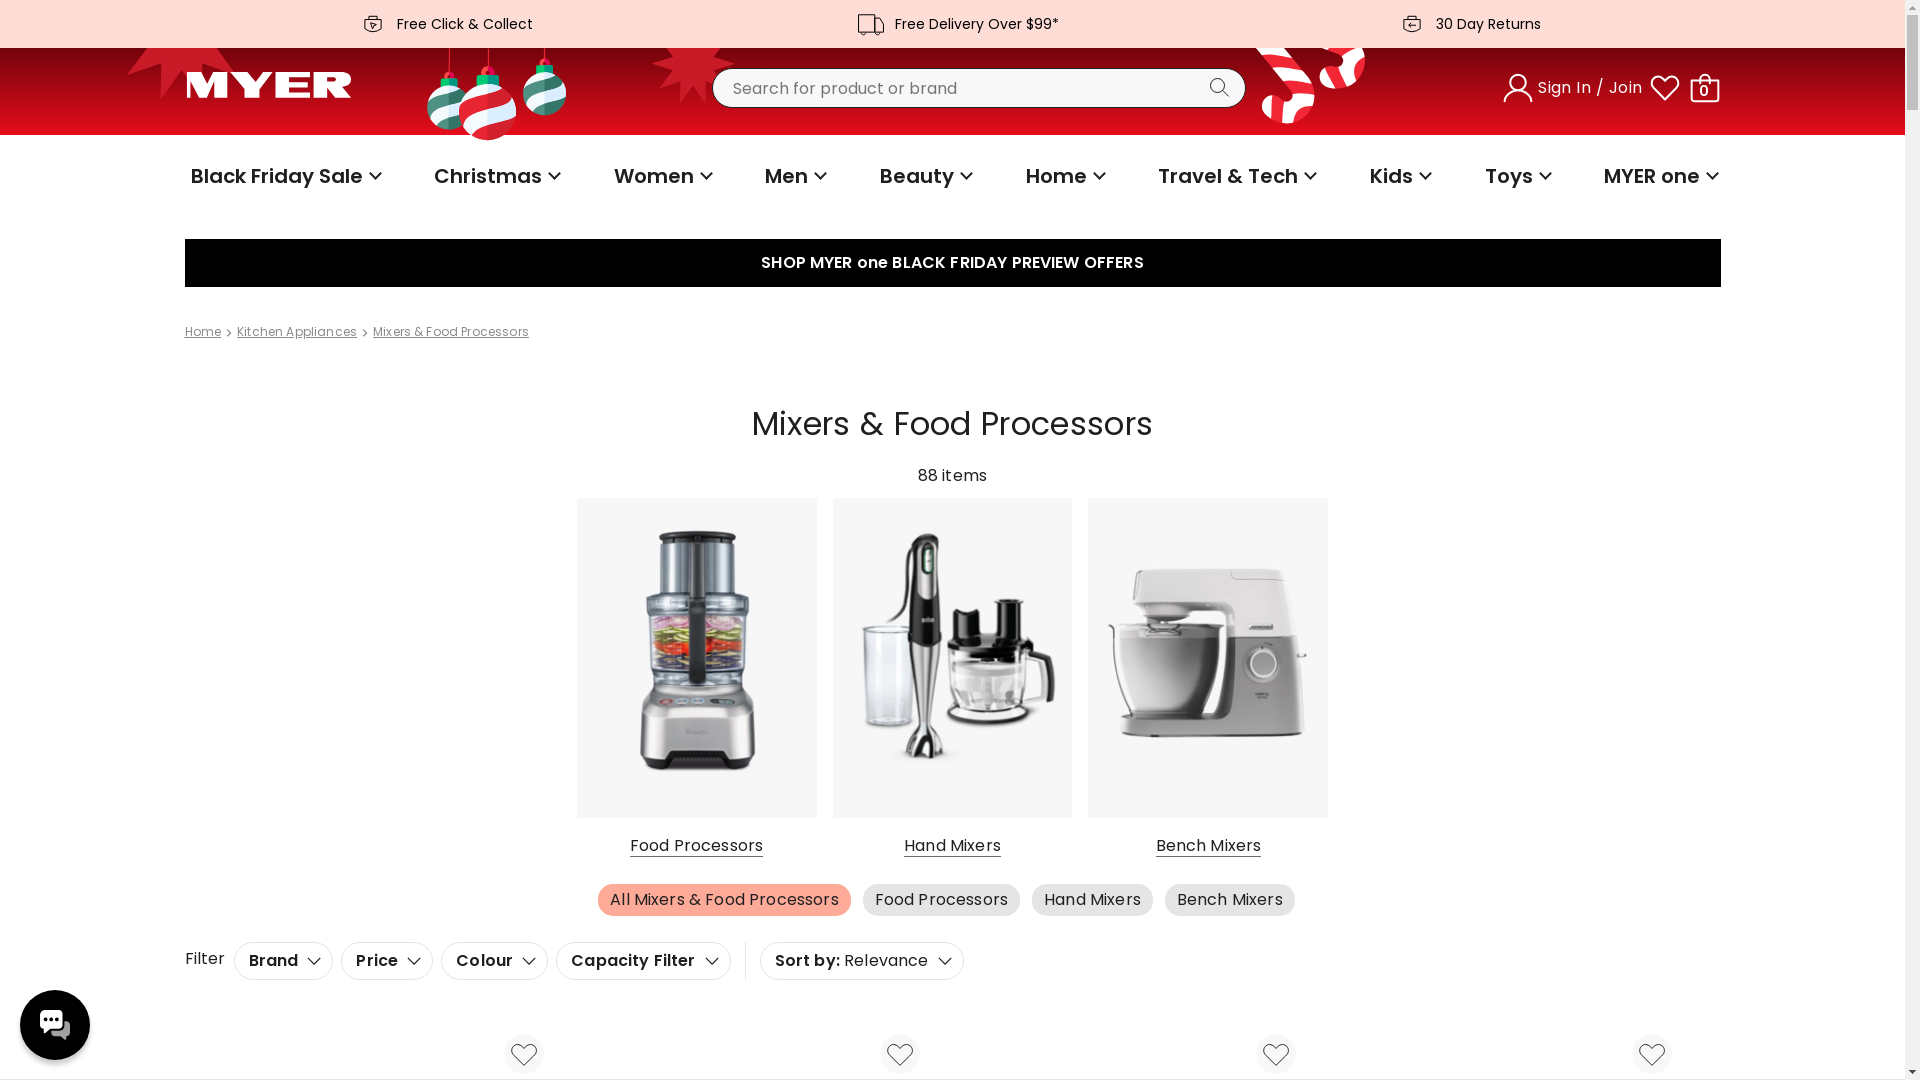  I want to click on 'Travel & Tech', so click(1152, 175).